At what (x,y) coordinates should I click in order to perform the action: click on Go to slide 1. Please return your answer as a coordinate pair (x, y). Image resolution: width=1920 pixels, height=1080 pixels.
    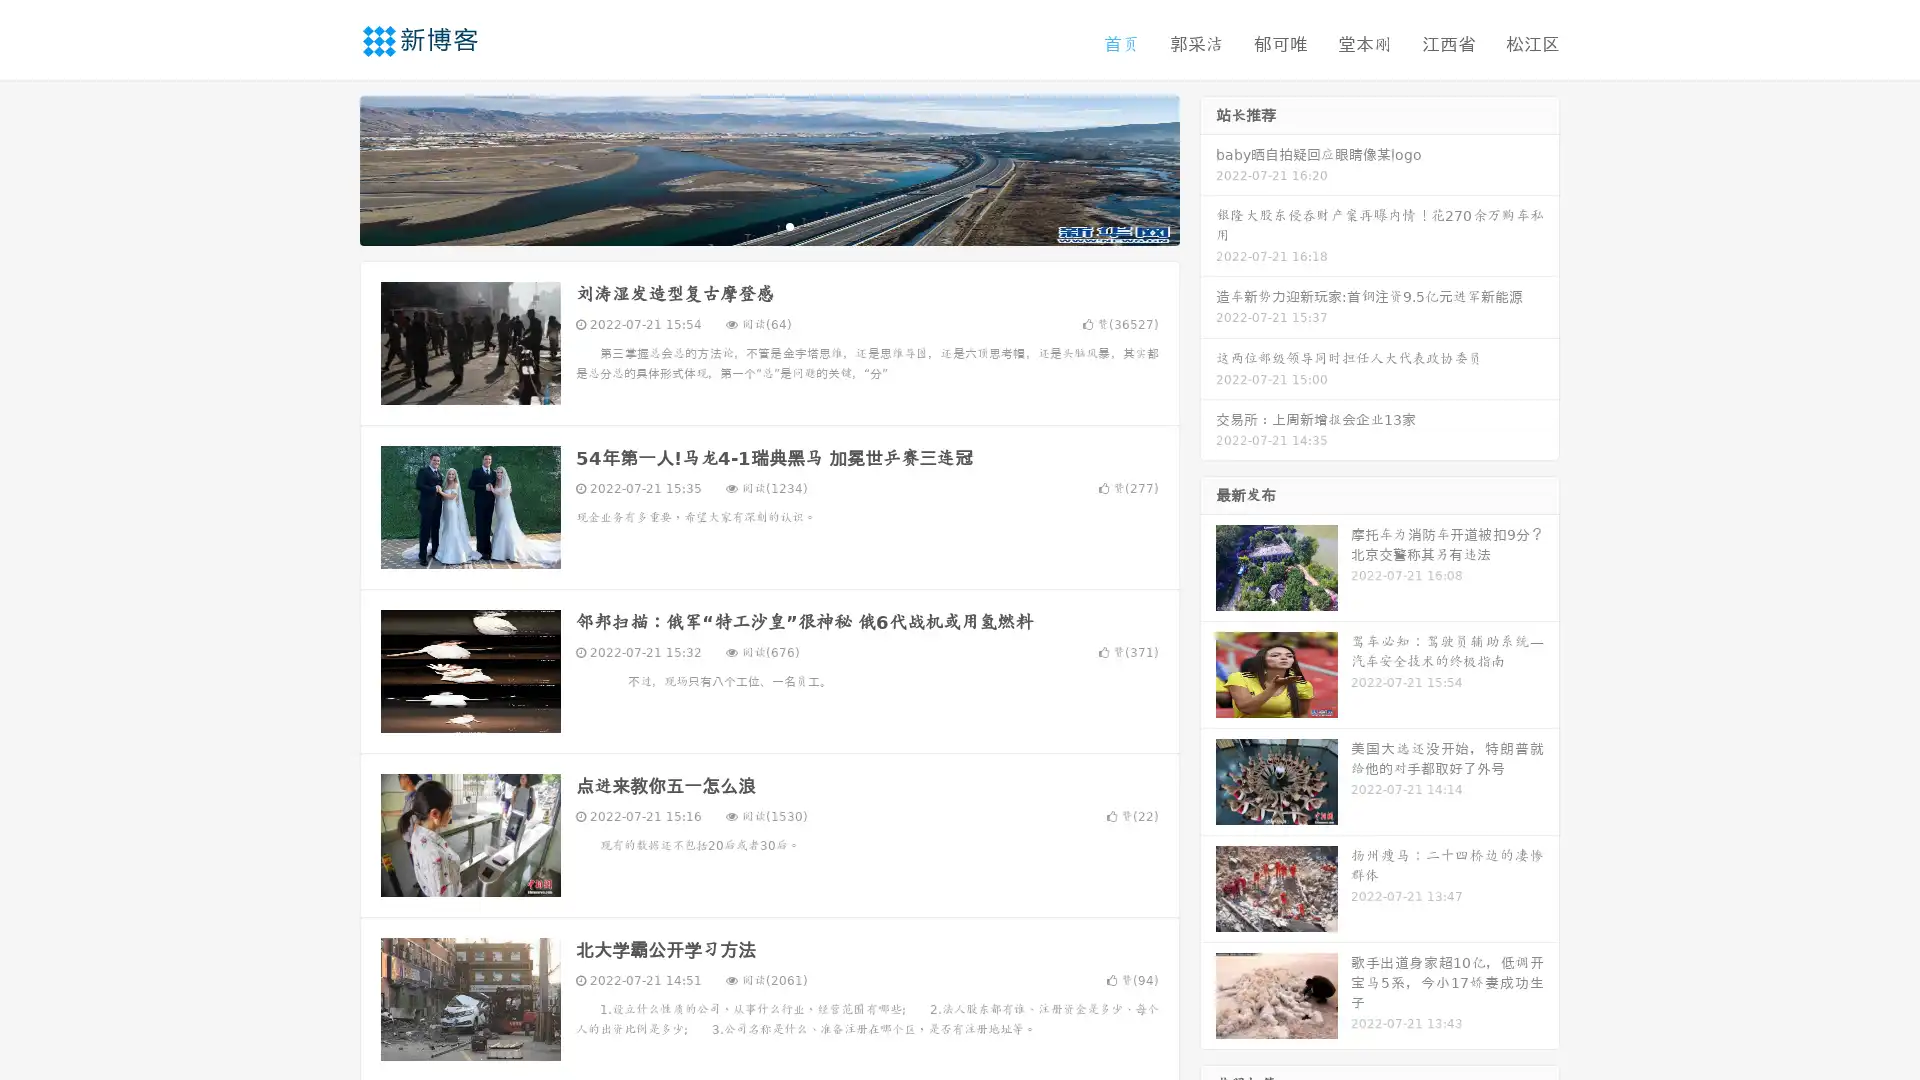
    Looking at the image, I should click on (748, 225).